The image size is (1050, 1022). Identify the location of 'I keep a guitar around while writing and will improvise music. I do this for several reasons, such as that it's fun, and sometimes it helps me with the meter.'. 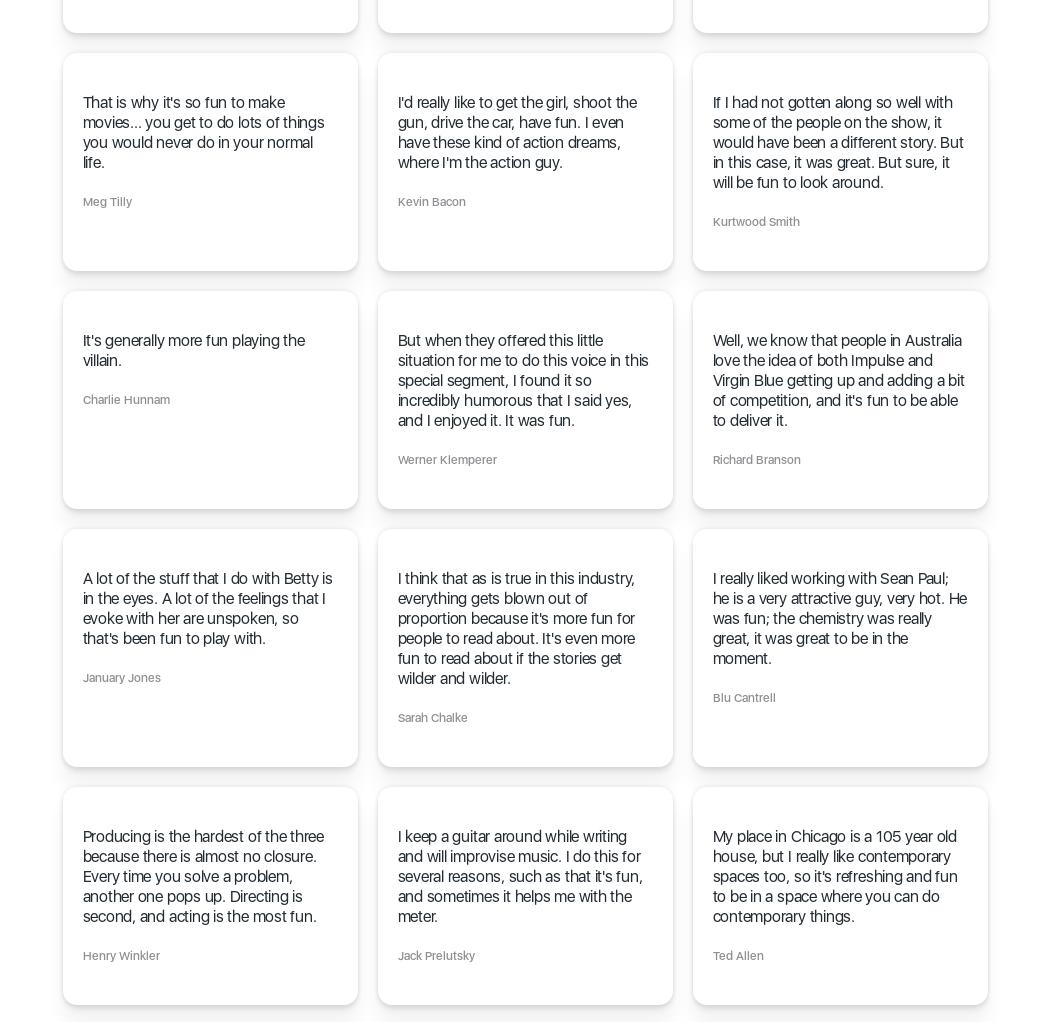
(518, 876).